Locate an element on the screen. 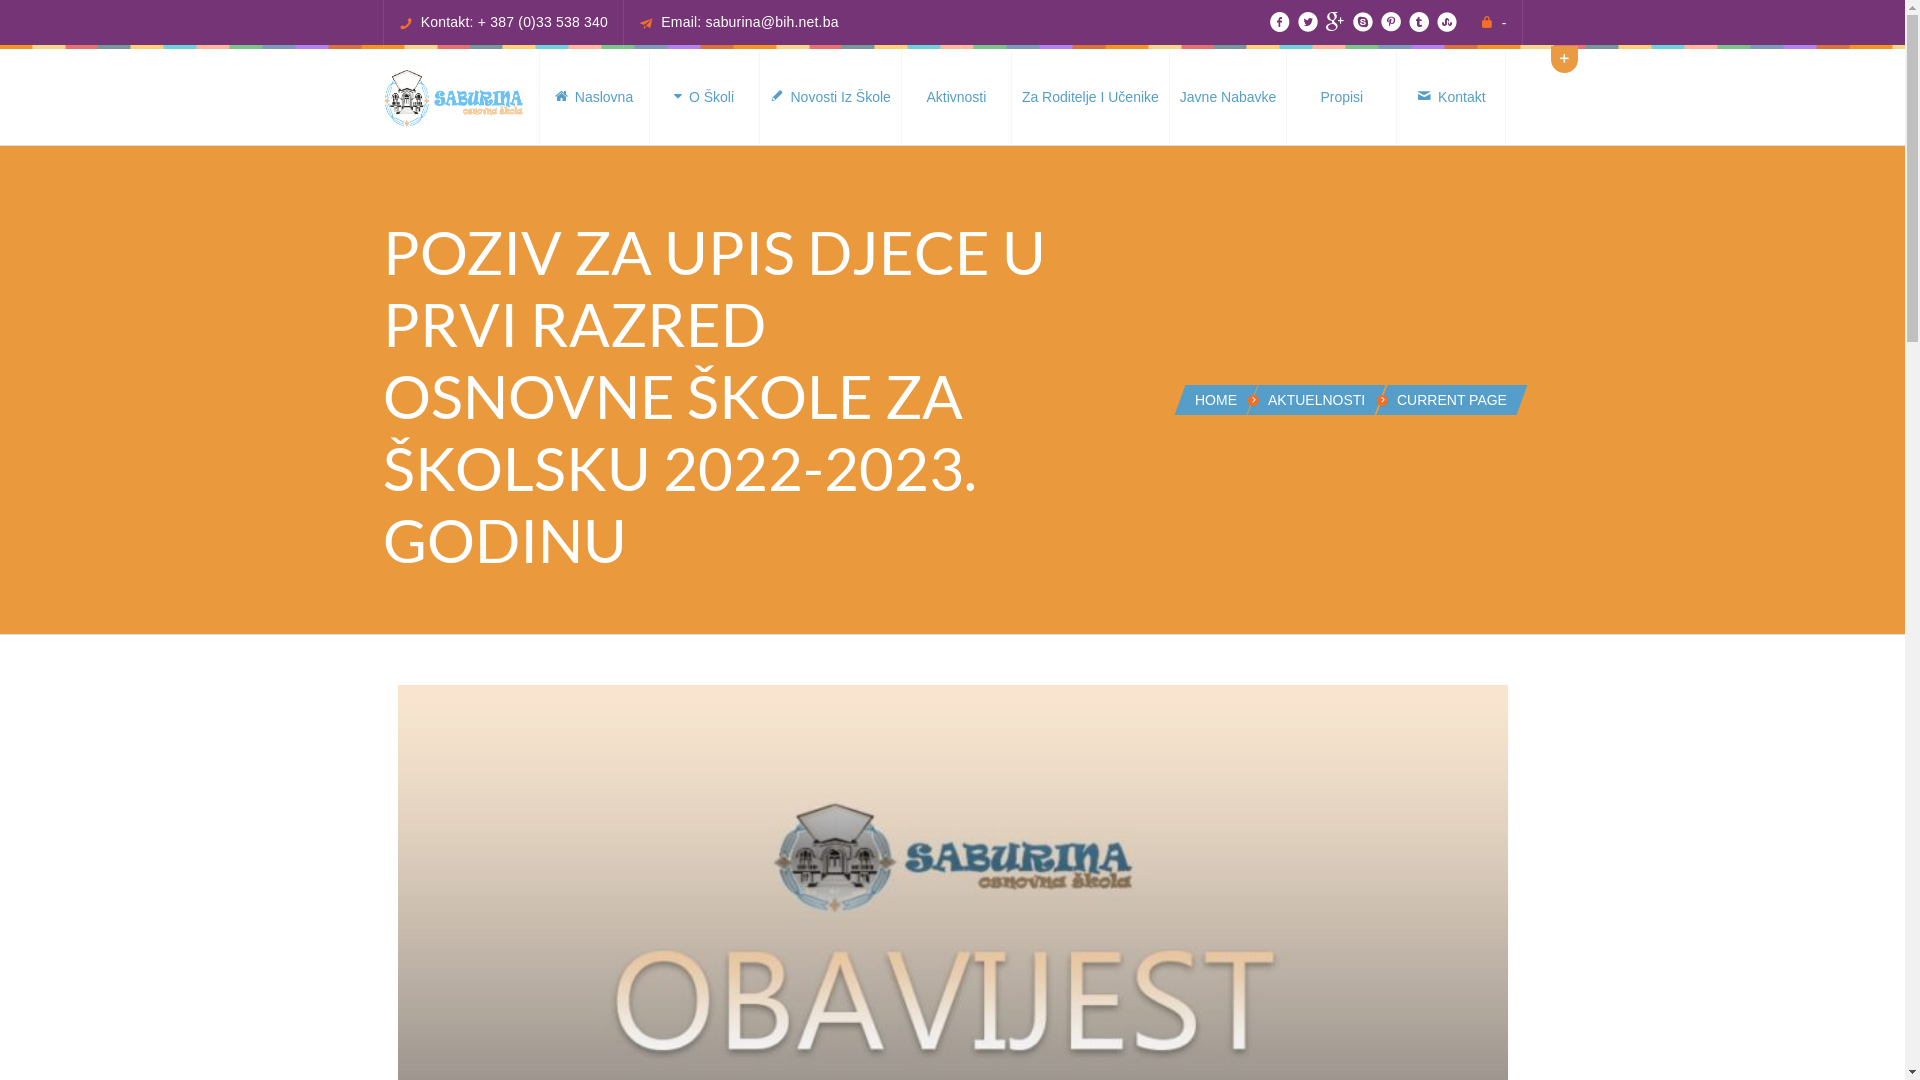 This screenshot has width=1920, height=1080. 'Kontakt' is located at coordinates (1450, 97).